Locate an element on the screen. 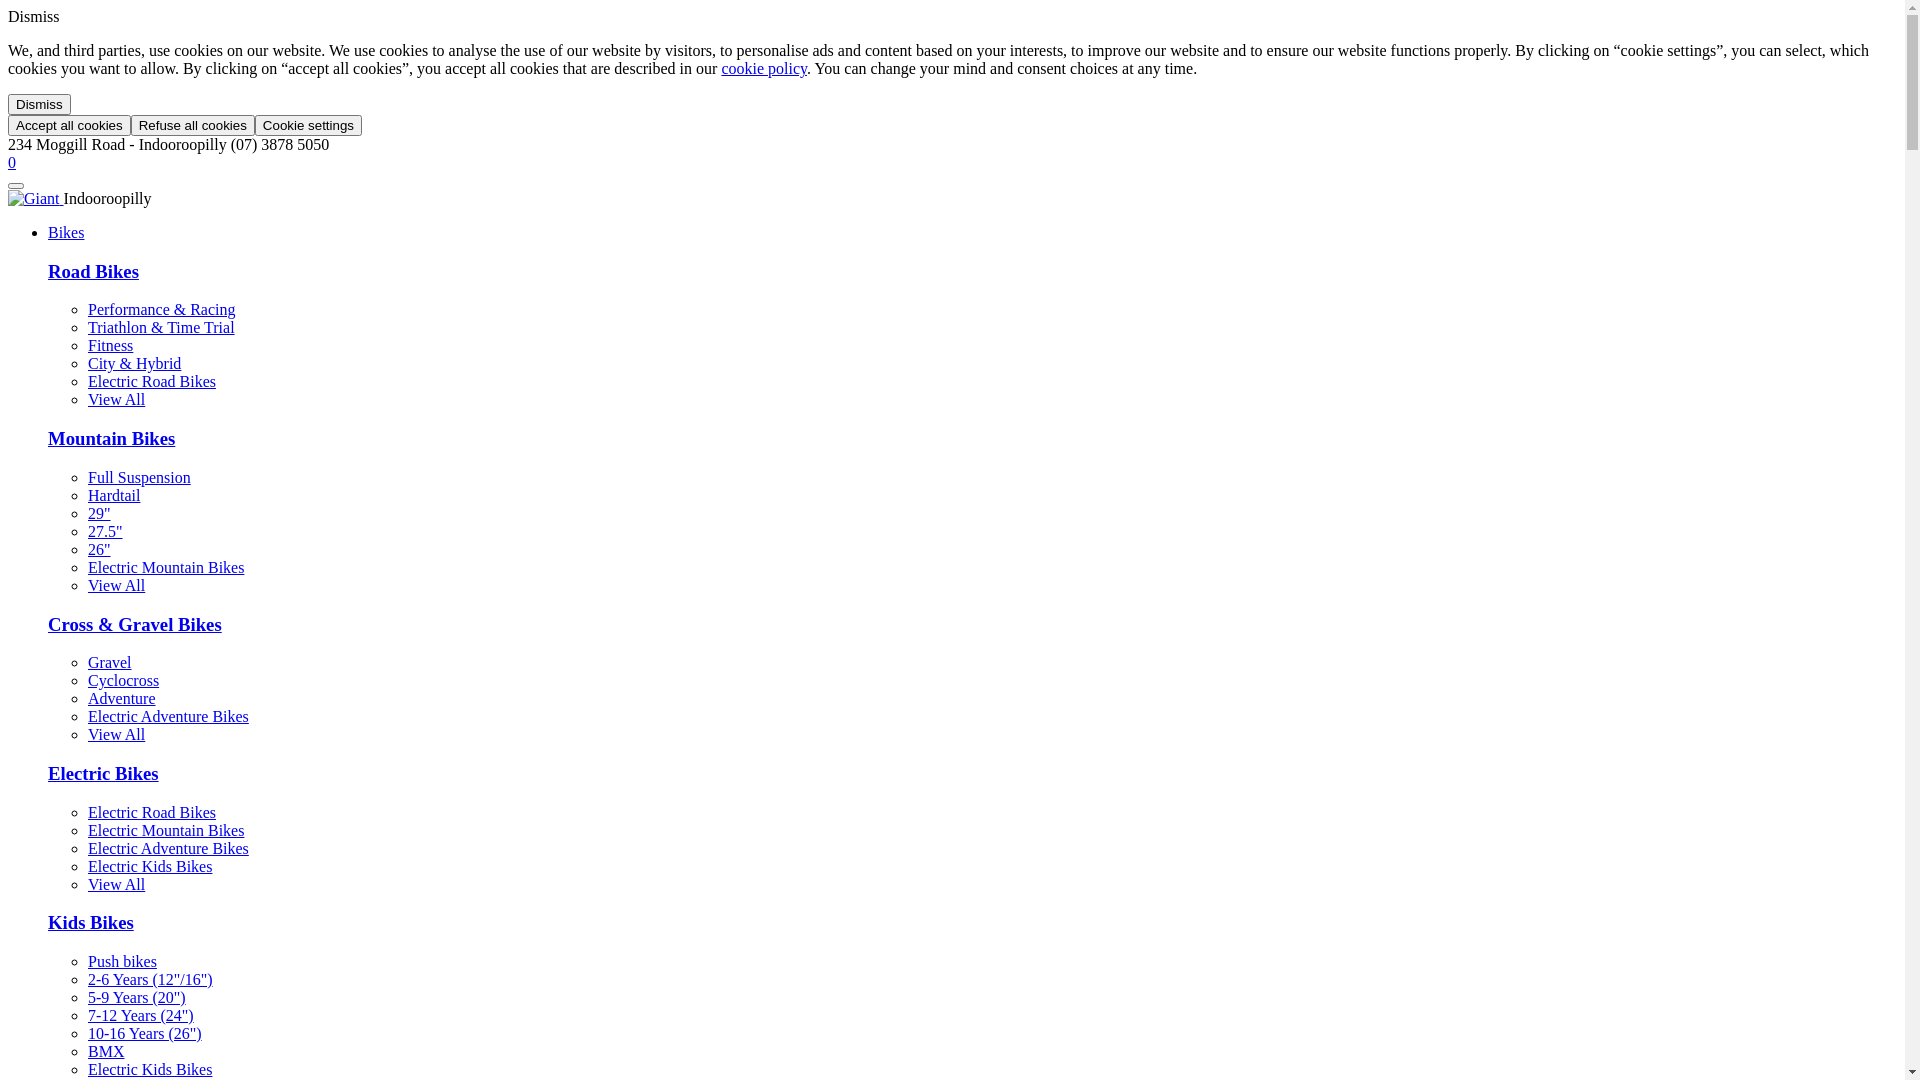 This screenshot has width=1920, height=1080. 'BMX' is located at coordinates (104, 1050).